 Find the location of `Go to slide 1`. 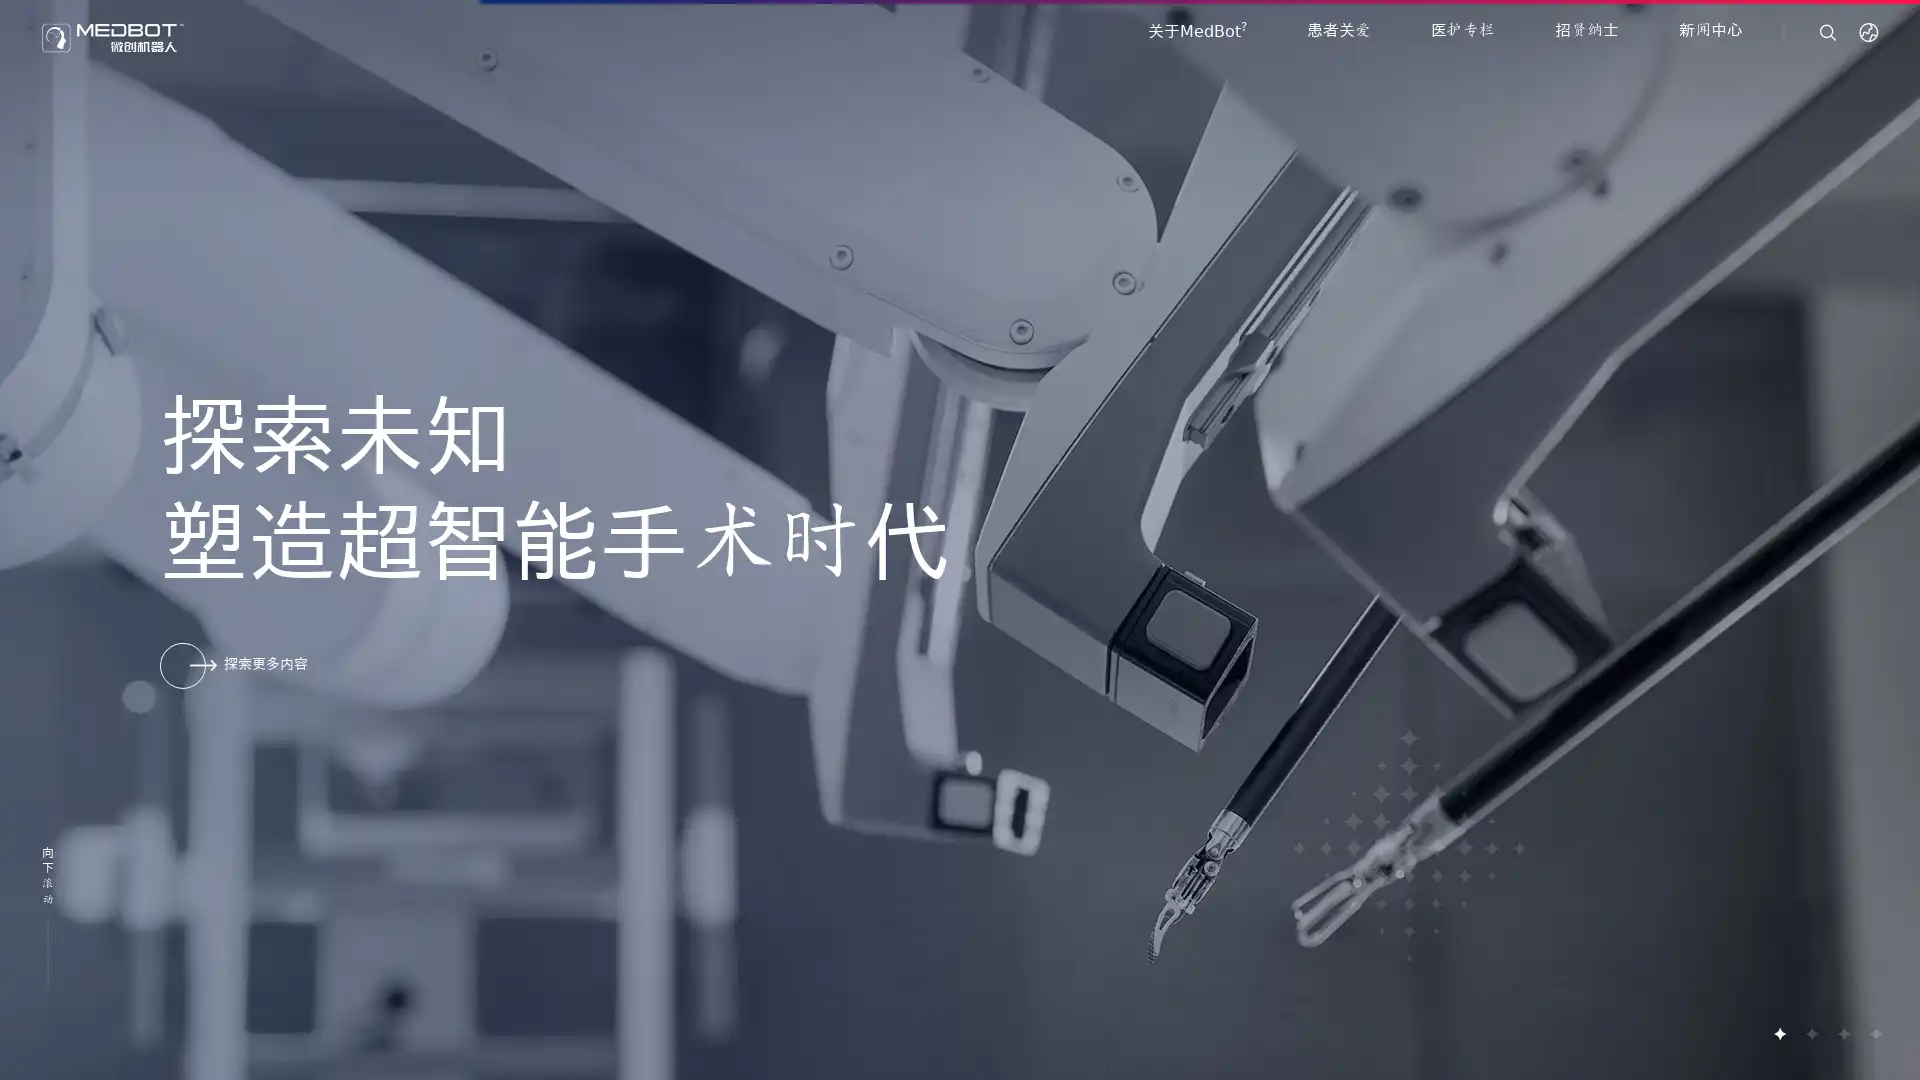

Go to slide 1 is located at coordinates (1779, 1033).